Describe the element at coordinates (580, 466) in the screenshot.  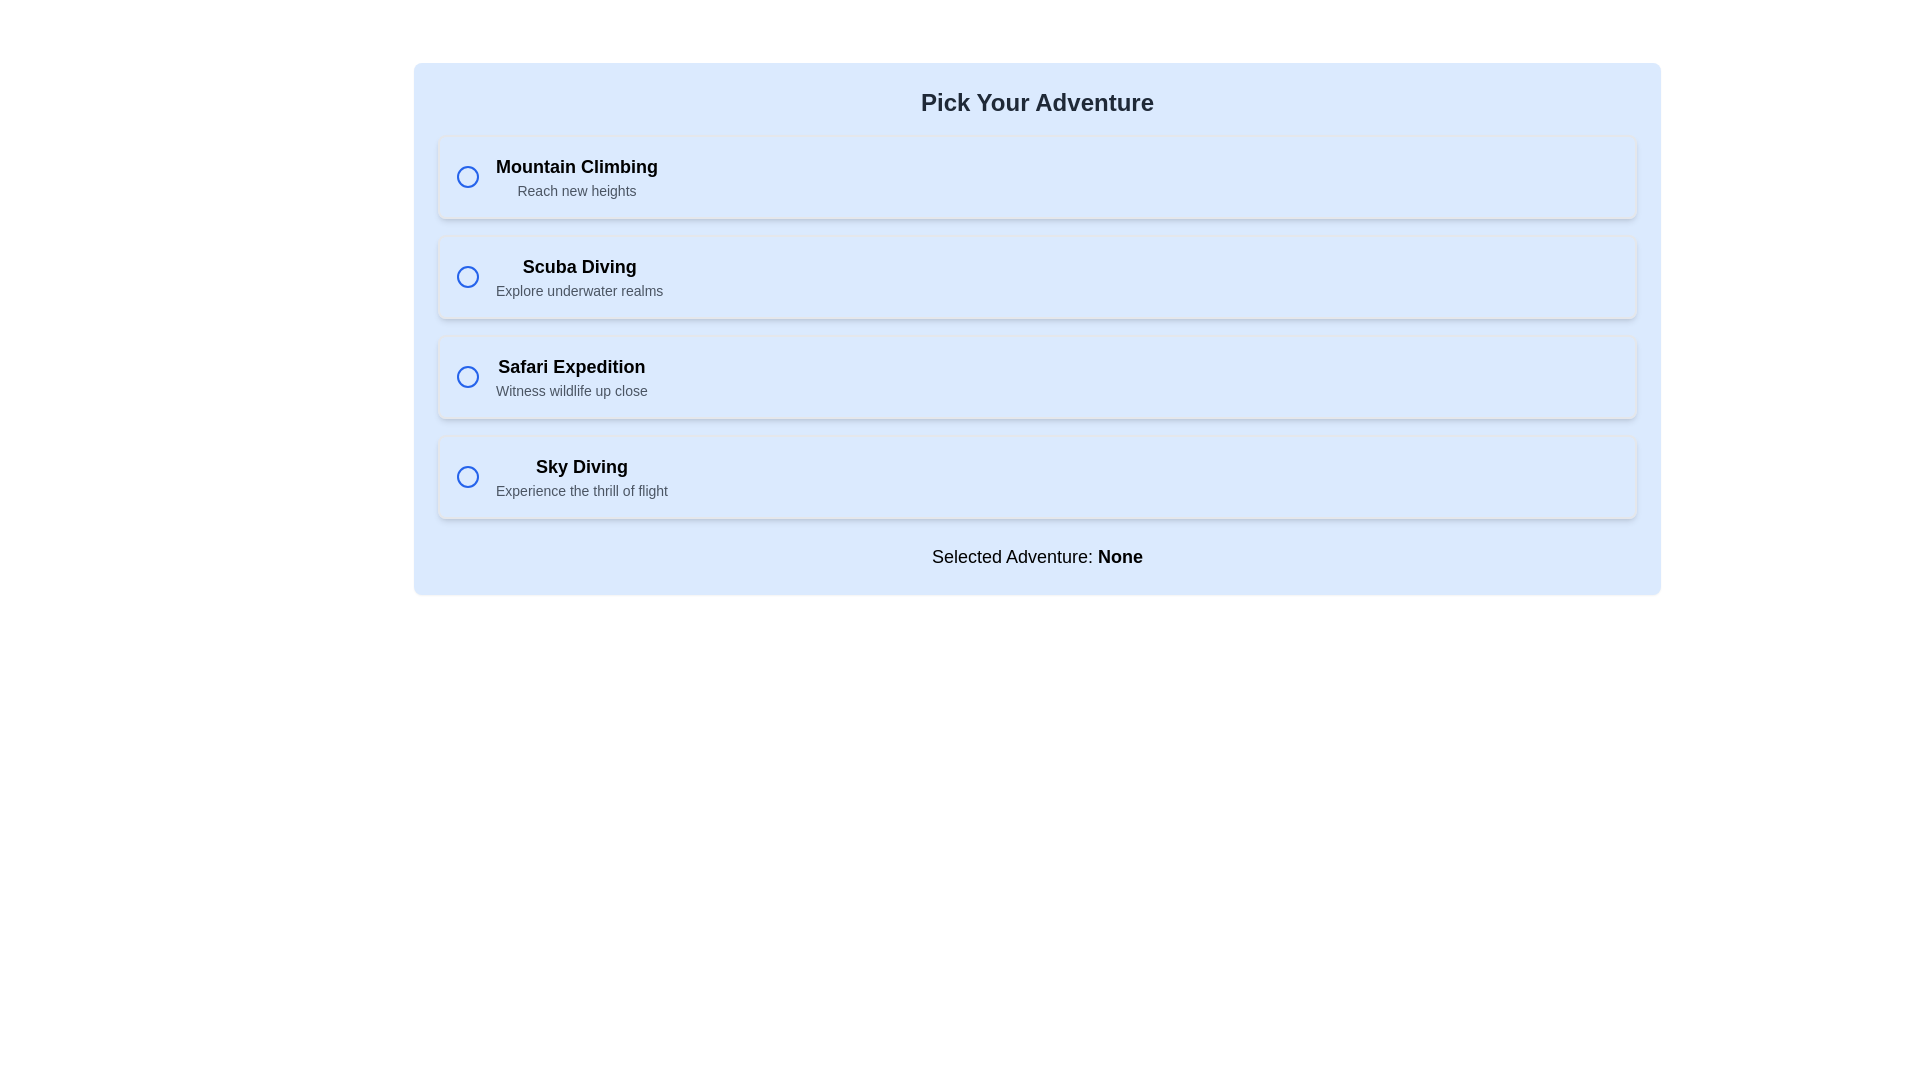
I see `text label for the 'Sky Diving' option in the selection list titled 'Pick Your Adventure', which serves as the main label for this choice` at that location.